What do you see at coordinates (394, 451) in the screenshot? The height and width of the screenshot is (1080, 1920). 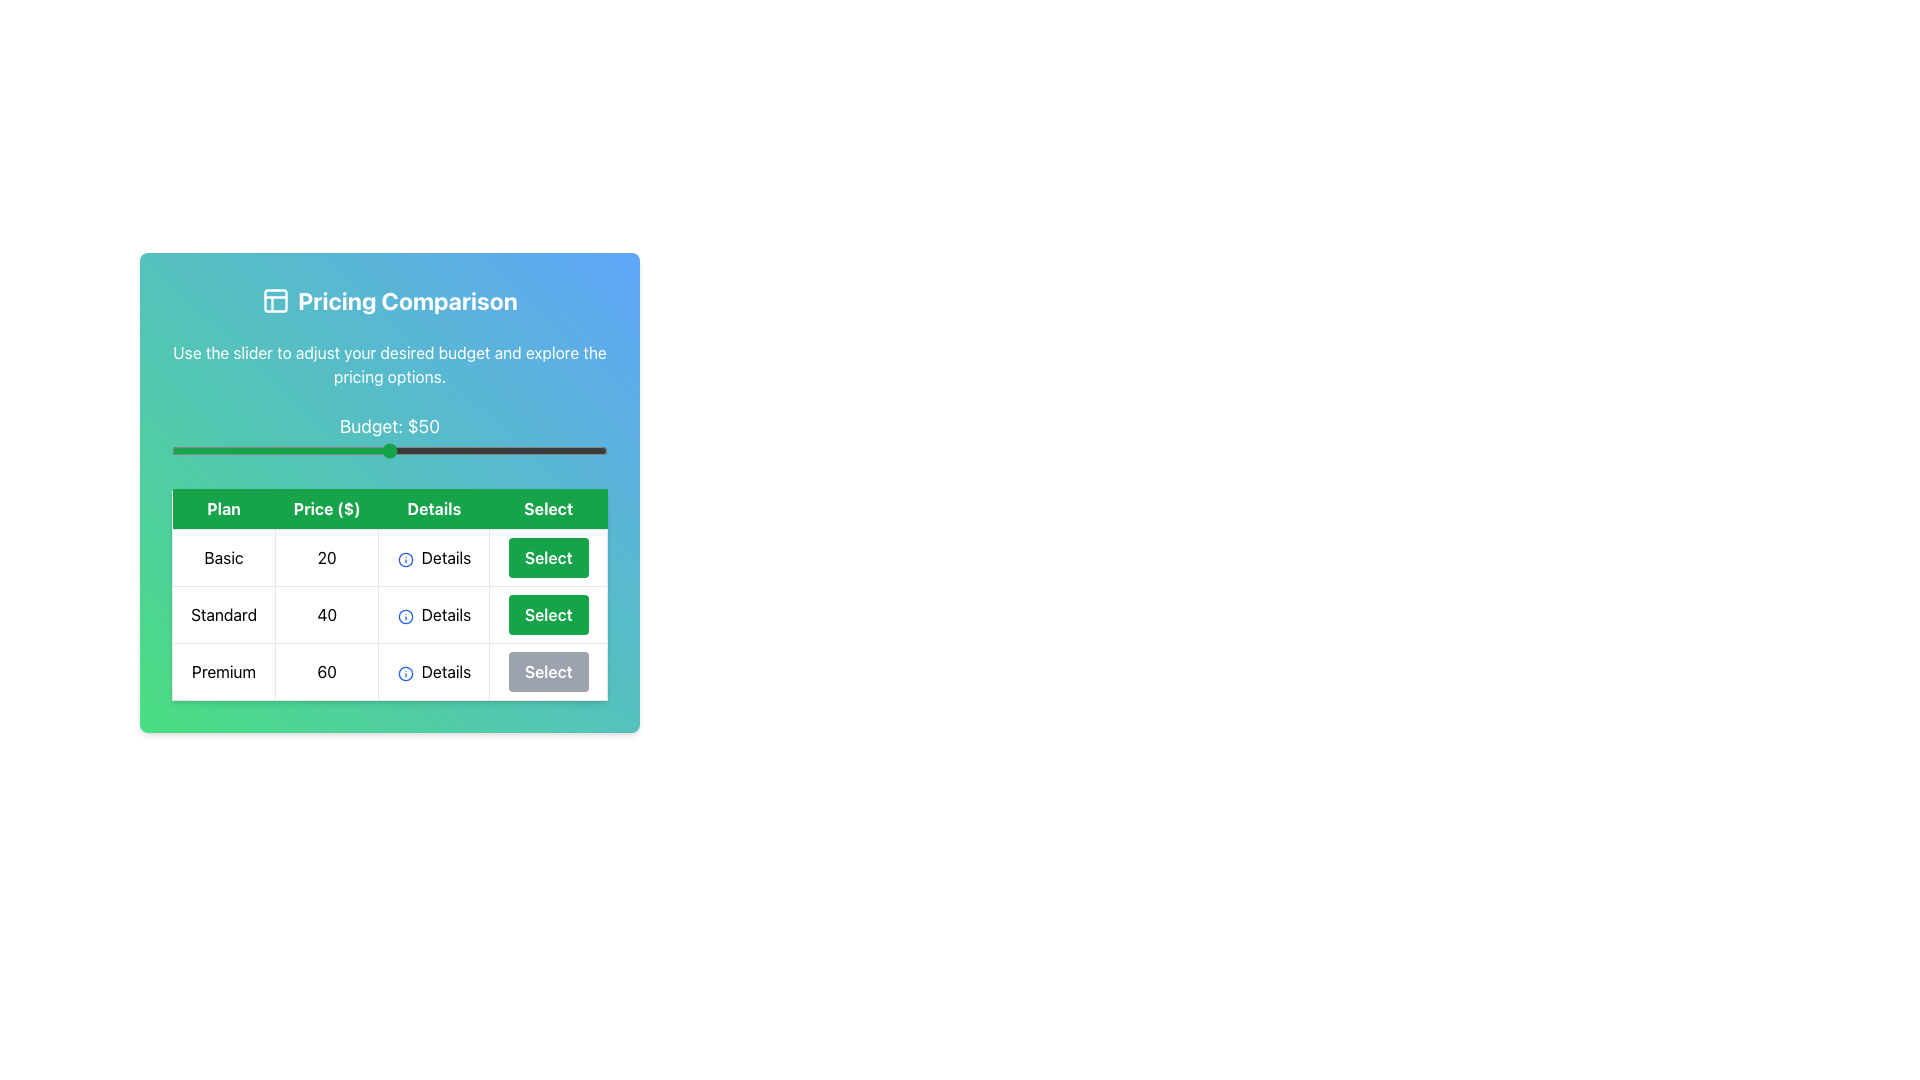 I see `the budget` at bounding box center [394, 451].